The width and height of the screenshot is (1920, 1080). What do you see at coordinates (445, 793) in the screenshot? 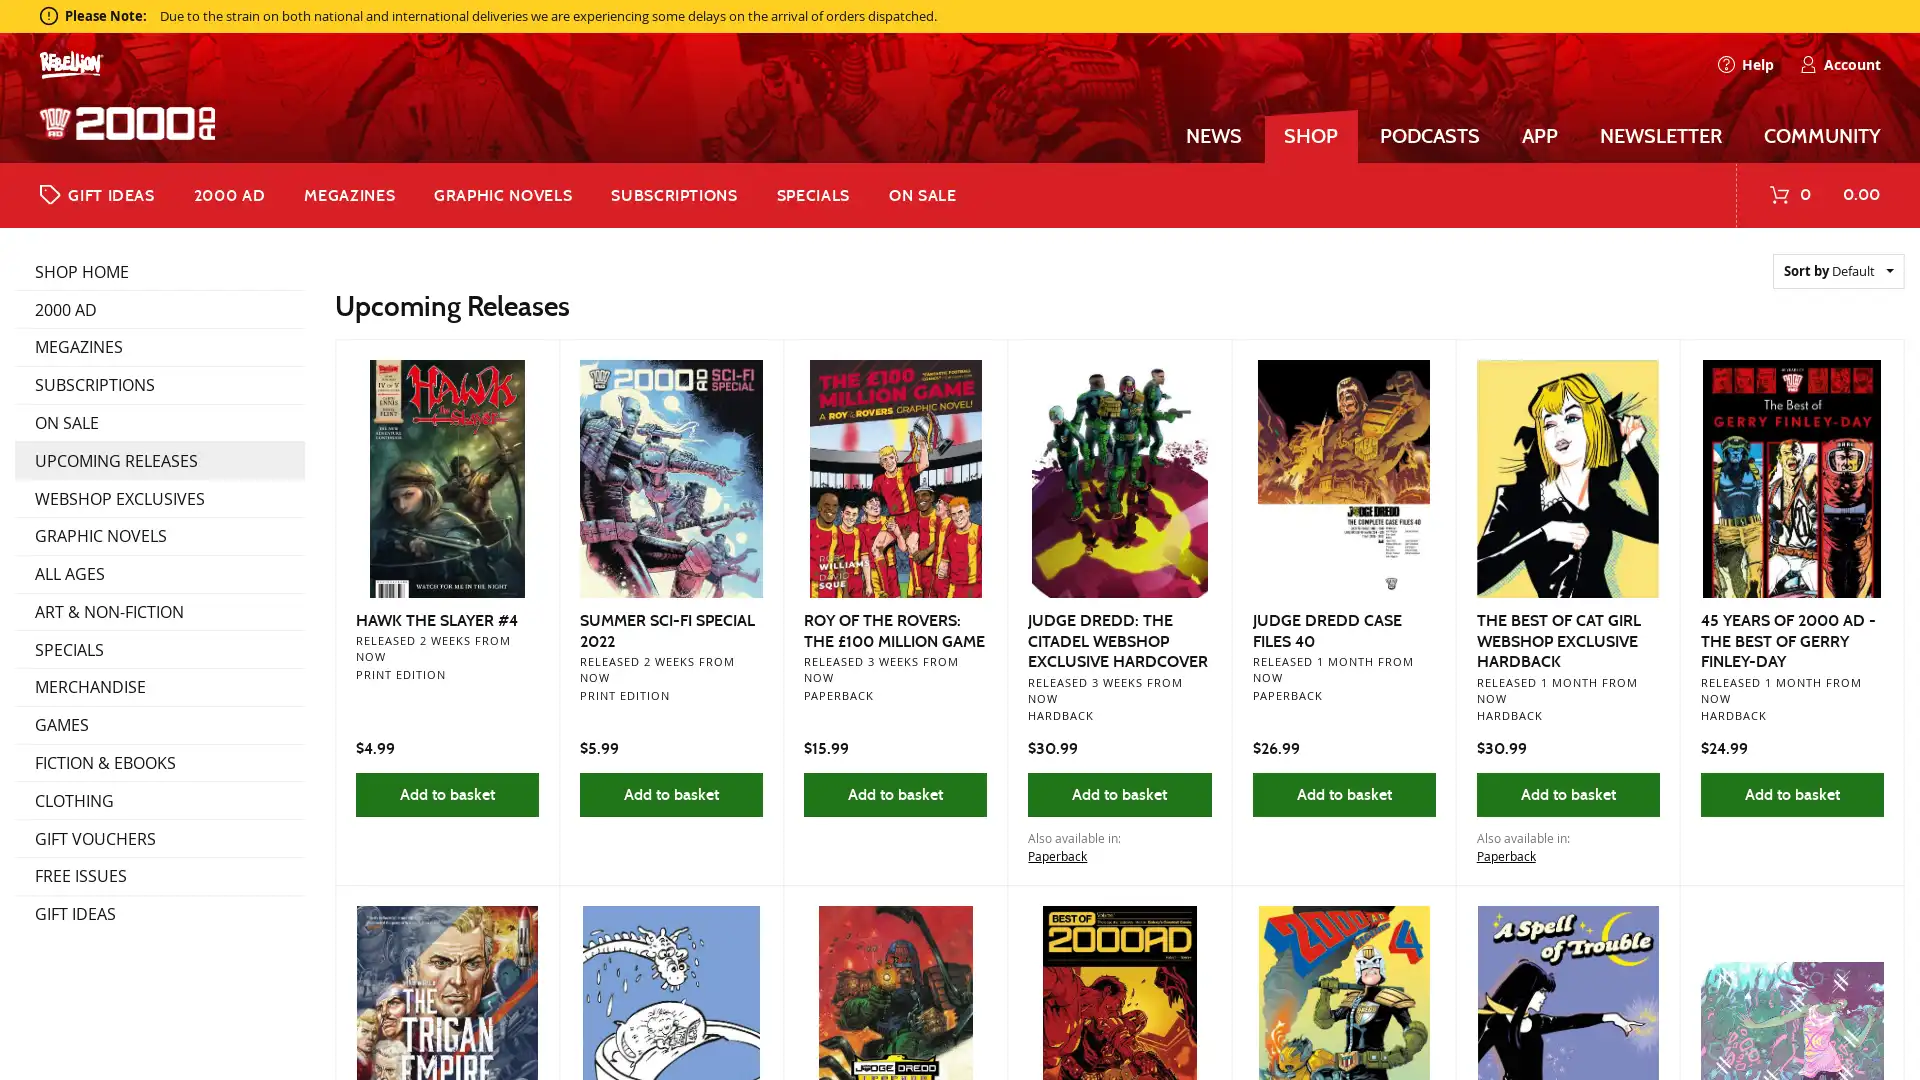
I see `Add to basket` at bounding box center [445, 793].